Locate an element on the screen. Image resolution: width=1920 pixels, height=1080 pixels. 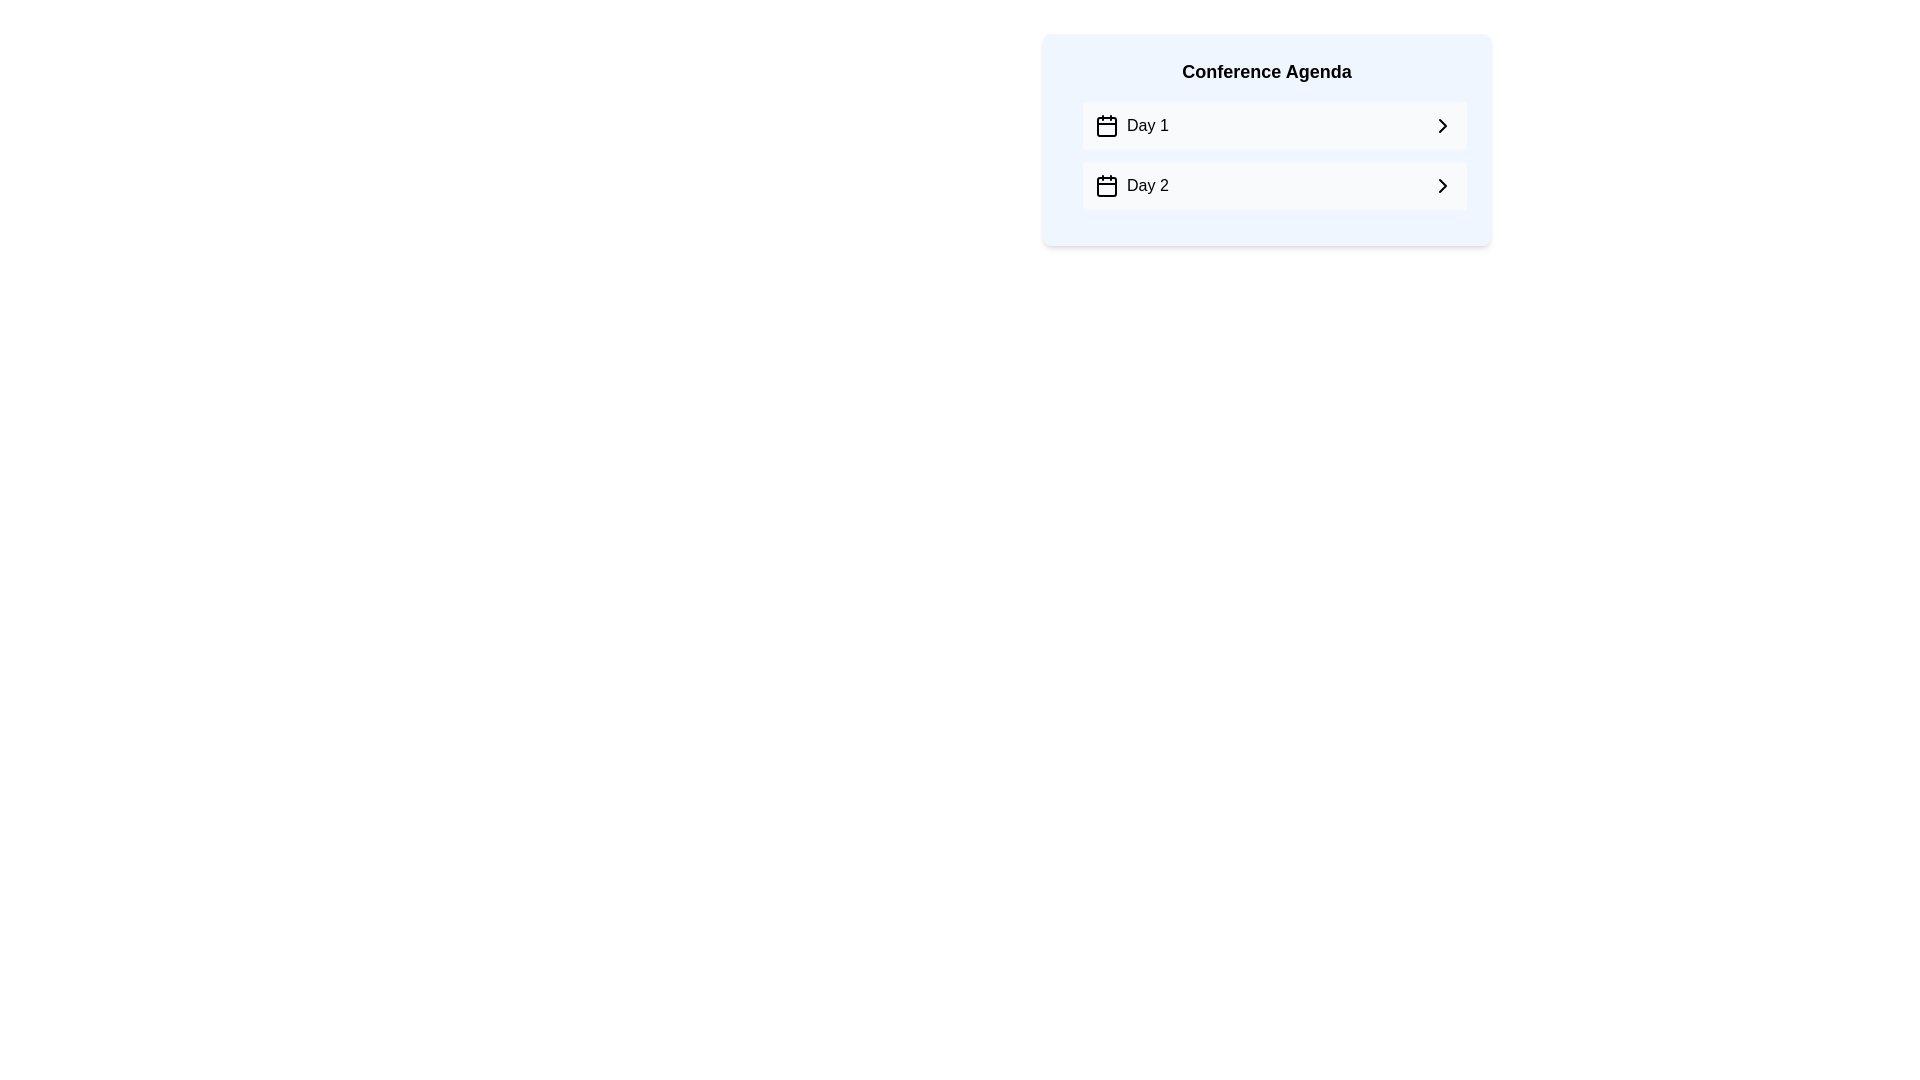
the list item labeled 'Day 1' which contains a calendar icon and is styled in a softly rounded rectangle is located at coordinates (1131, 126).